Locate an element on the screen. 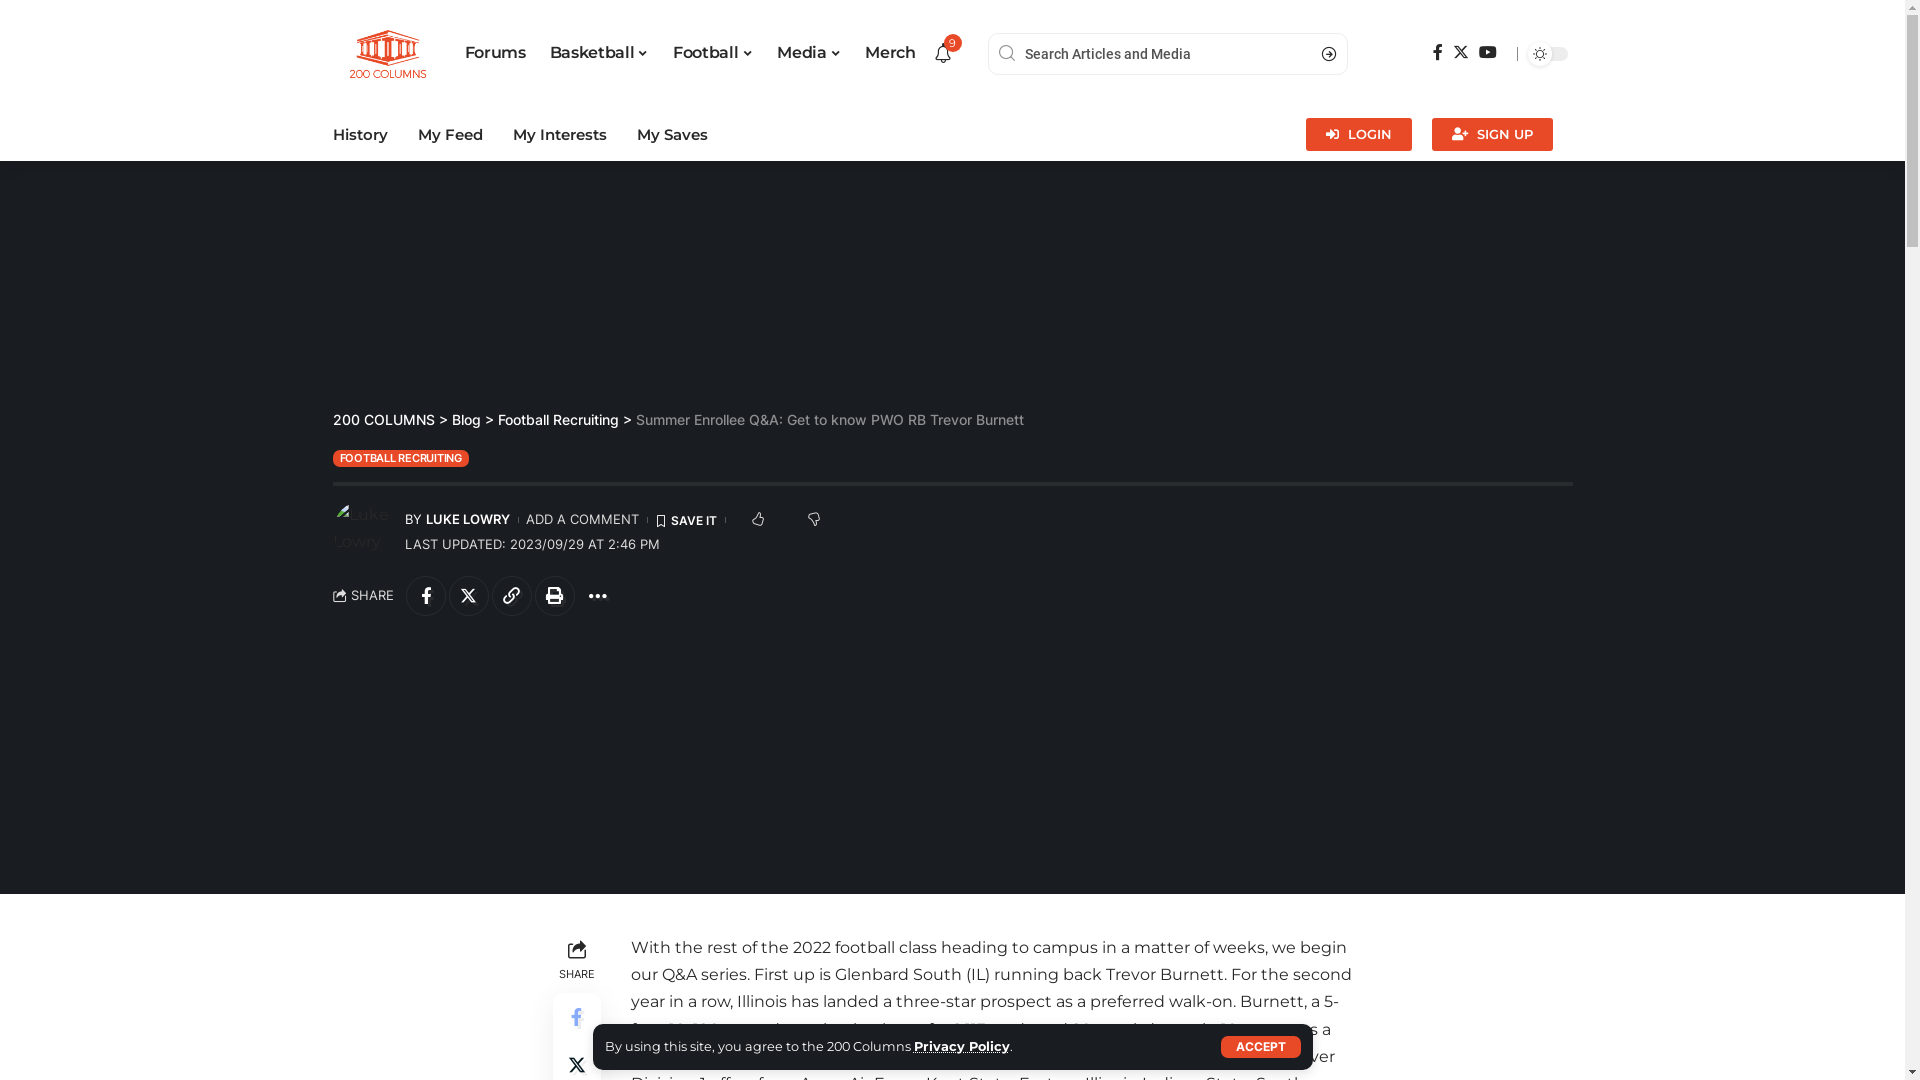 The height and width of the screenshot is (1080, 1920). 'Basketball' is located at coordinates (599, 53).